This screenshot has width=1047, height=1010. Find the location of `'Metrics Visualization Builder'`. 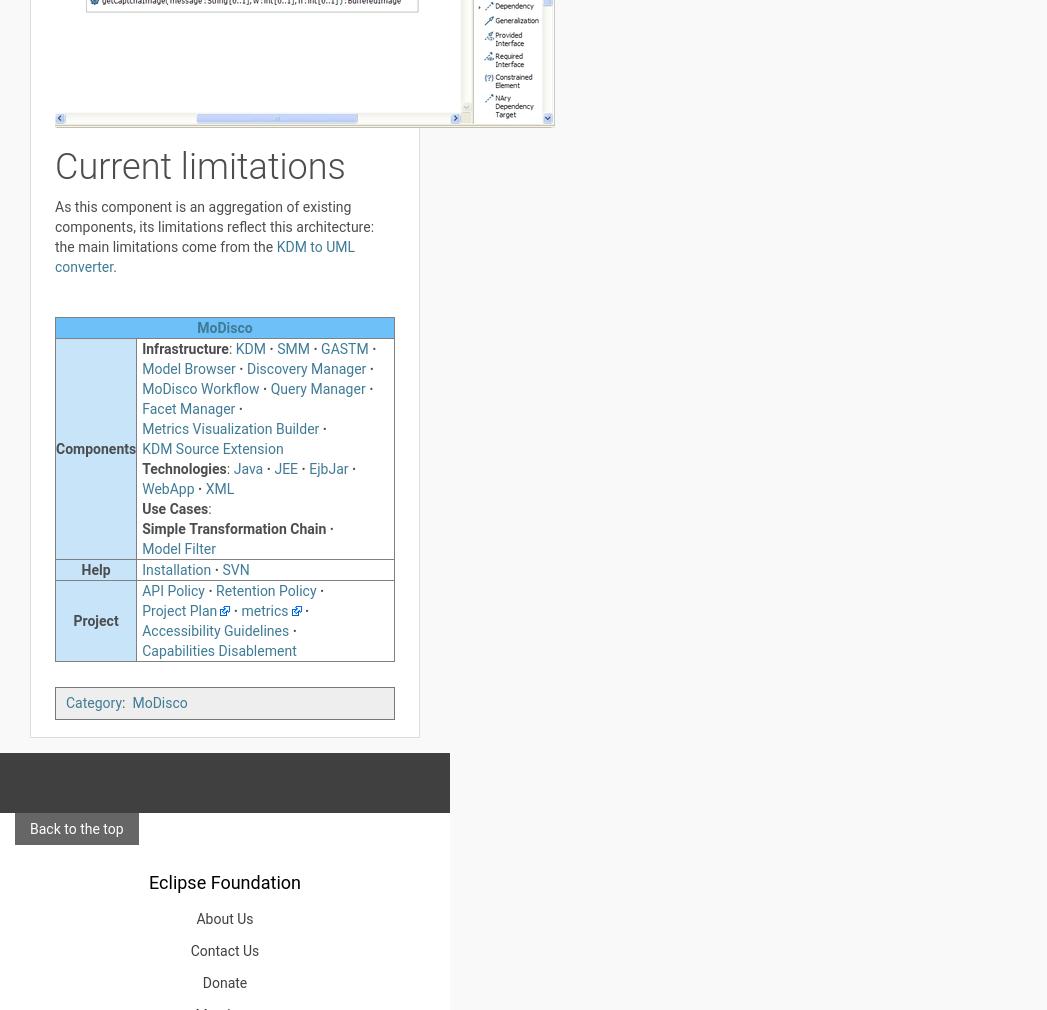

'Metrics Visualization Builder' is located at coordinates (229, 429).